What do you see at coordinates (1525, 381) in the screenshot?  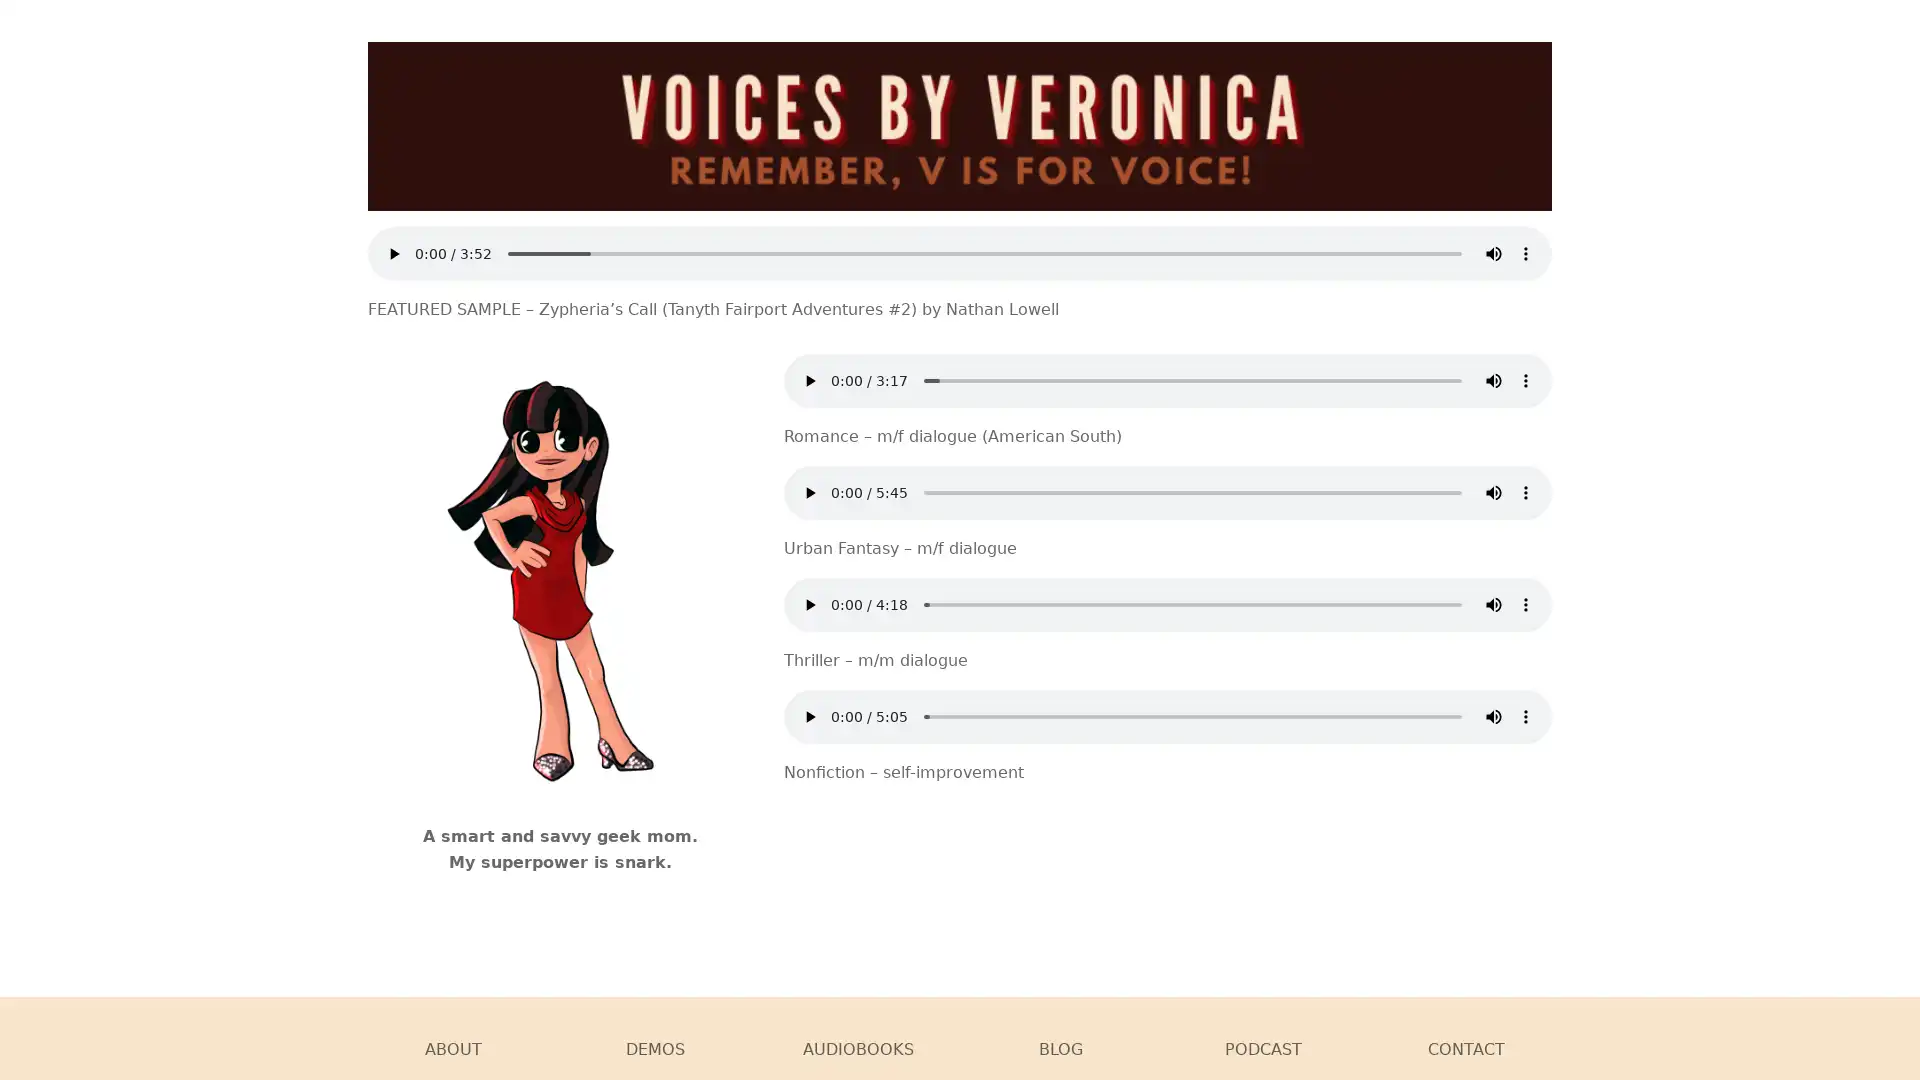 I see `show more media controls` at bounding box center [1525, 381].